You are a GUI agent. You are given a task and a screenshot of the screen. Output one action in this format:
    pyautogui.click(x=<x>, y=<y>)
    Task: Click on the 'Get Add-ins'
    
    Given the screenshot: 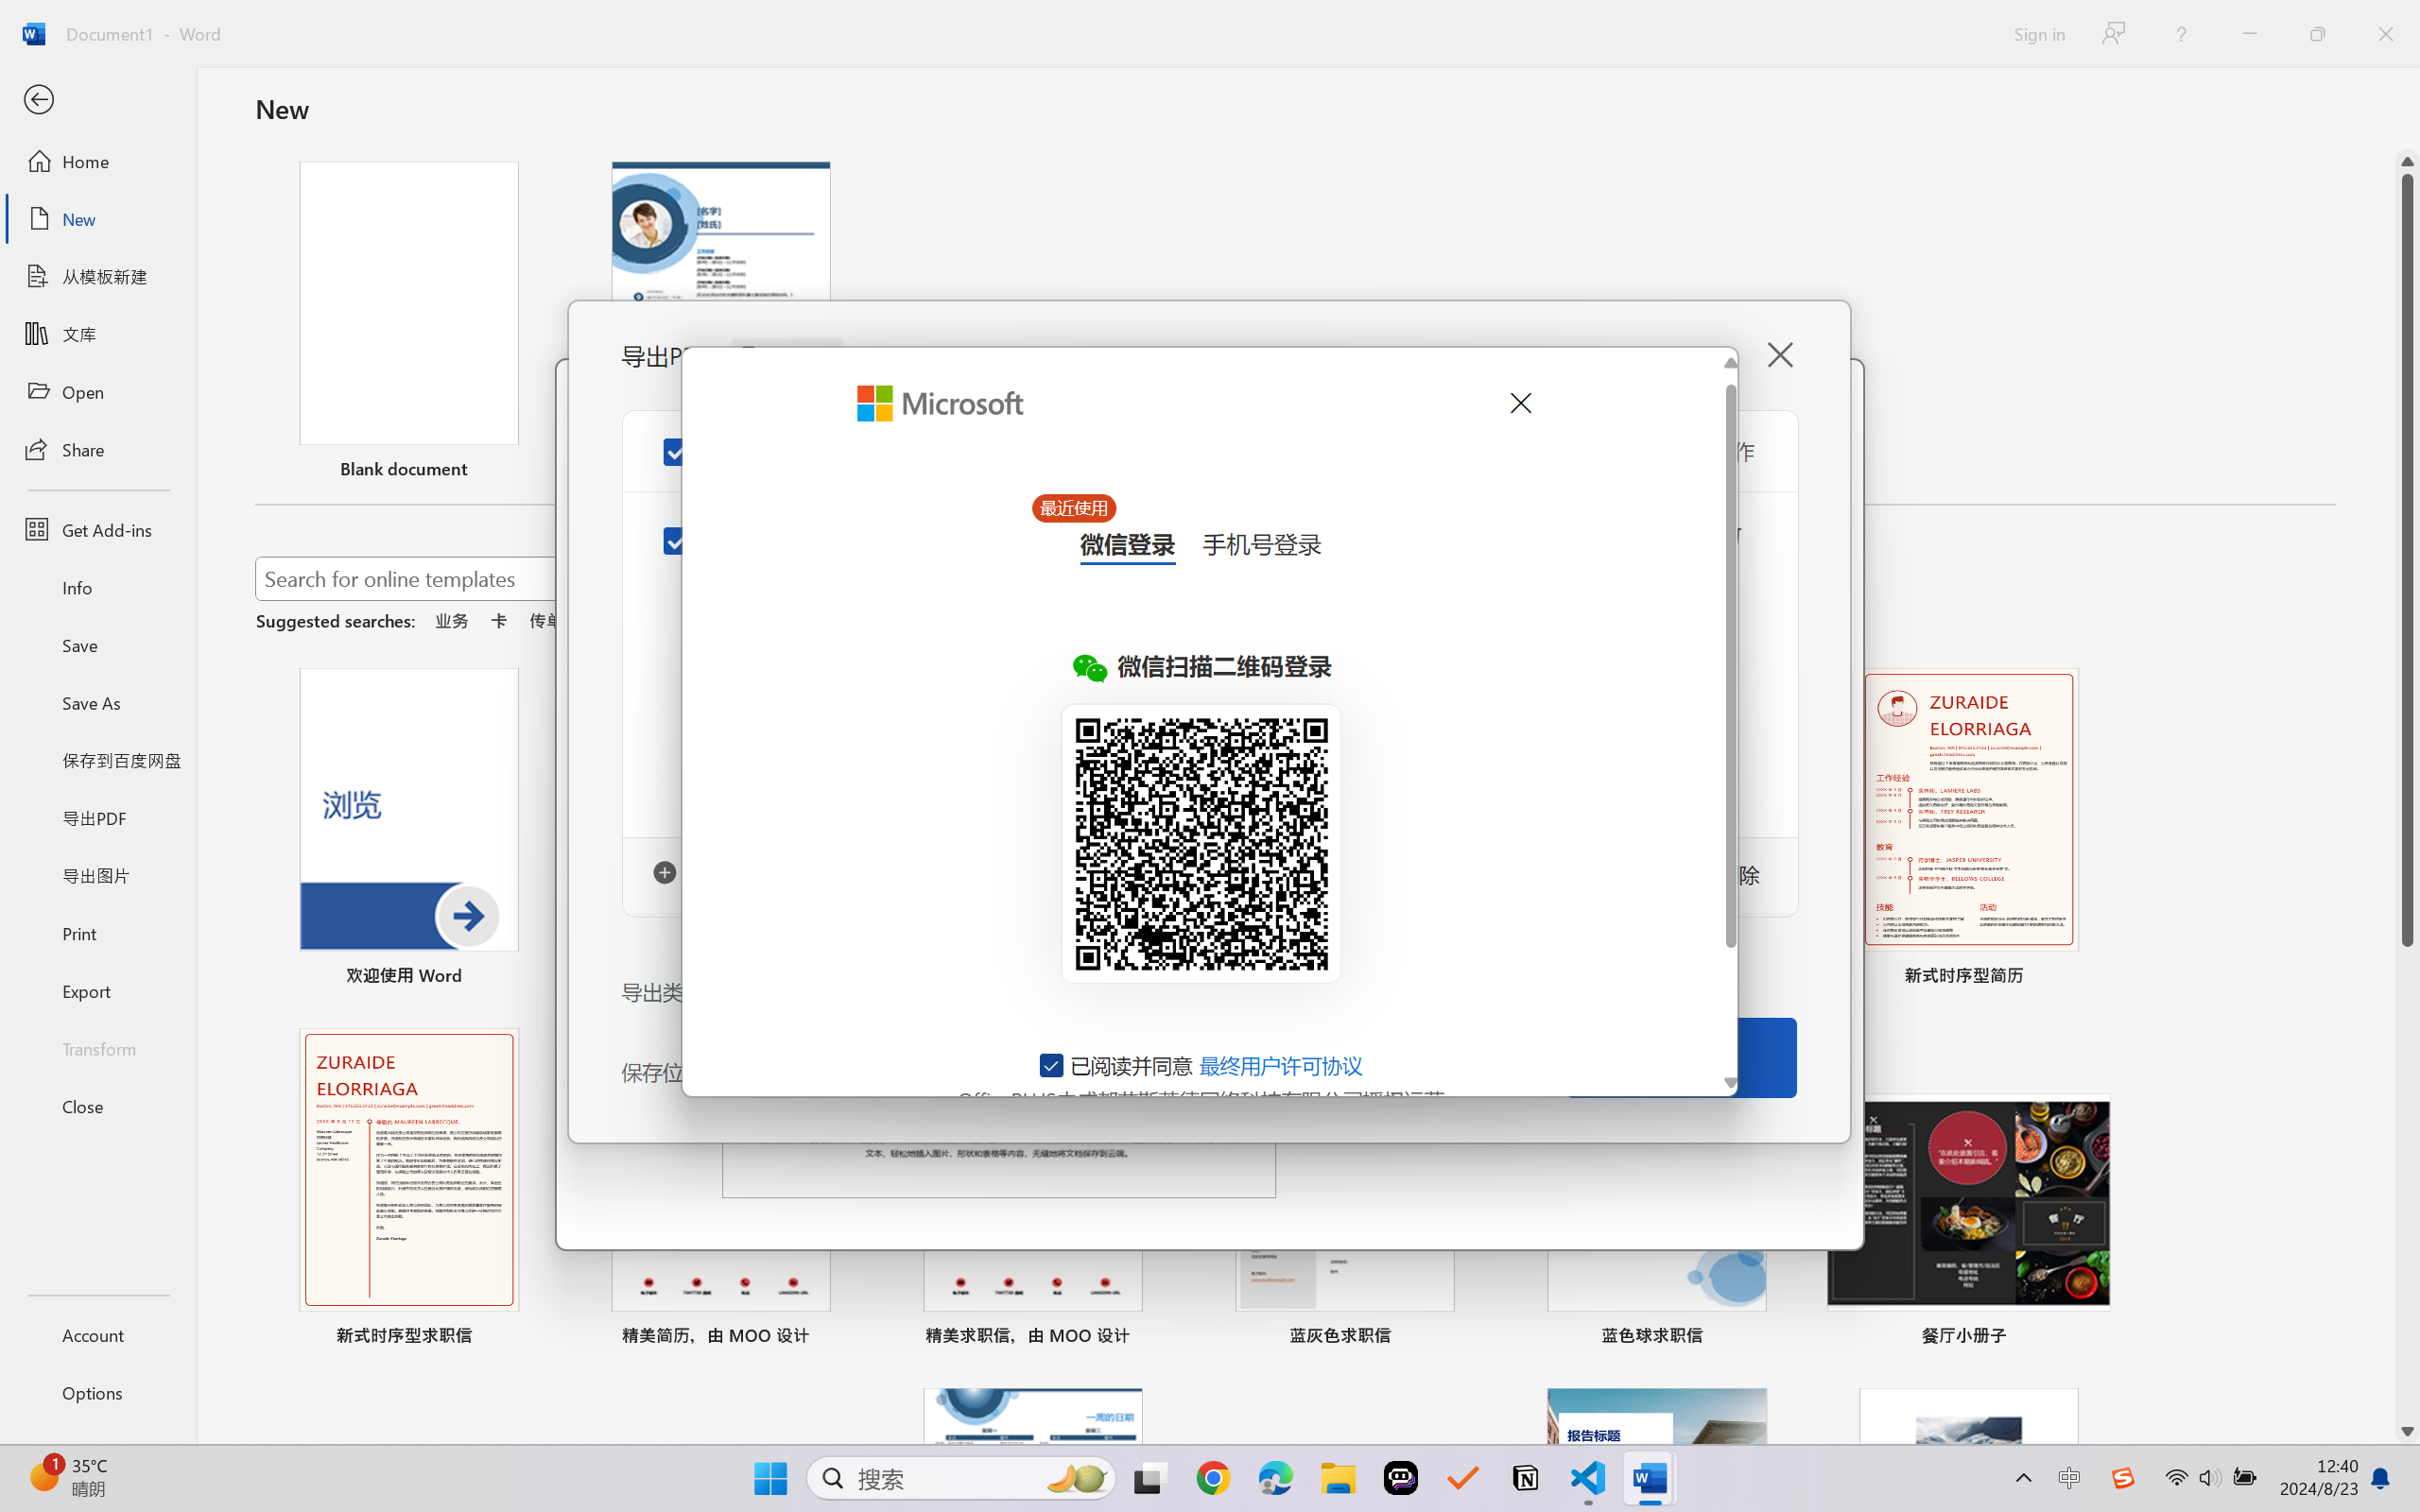 What is the action you would take?
    pyautogui.click(x=97, y=528)
    